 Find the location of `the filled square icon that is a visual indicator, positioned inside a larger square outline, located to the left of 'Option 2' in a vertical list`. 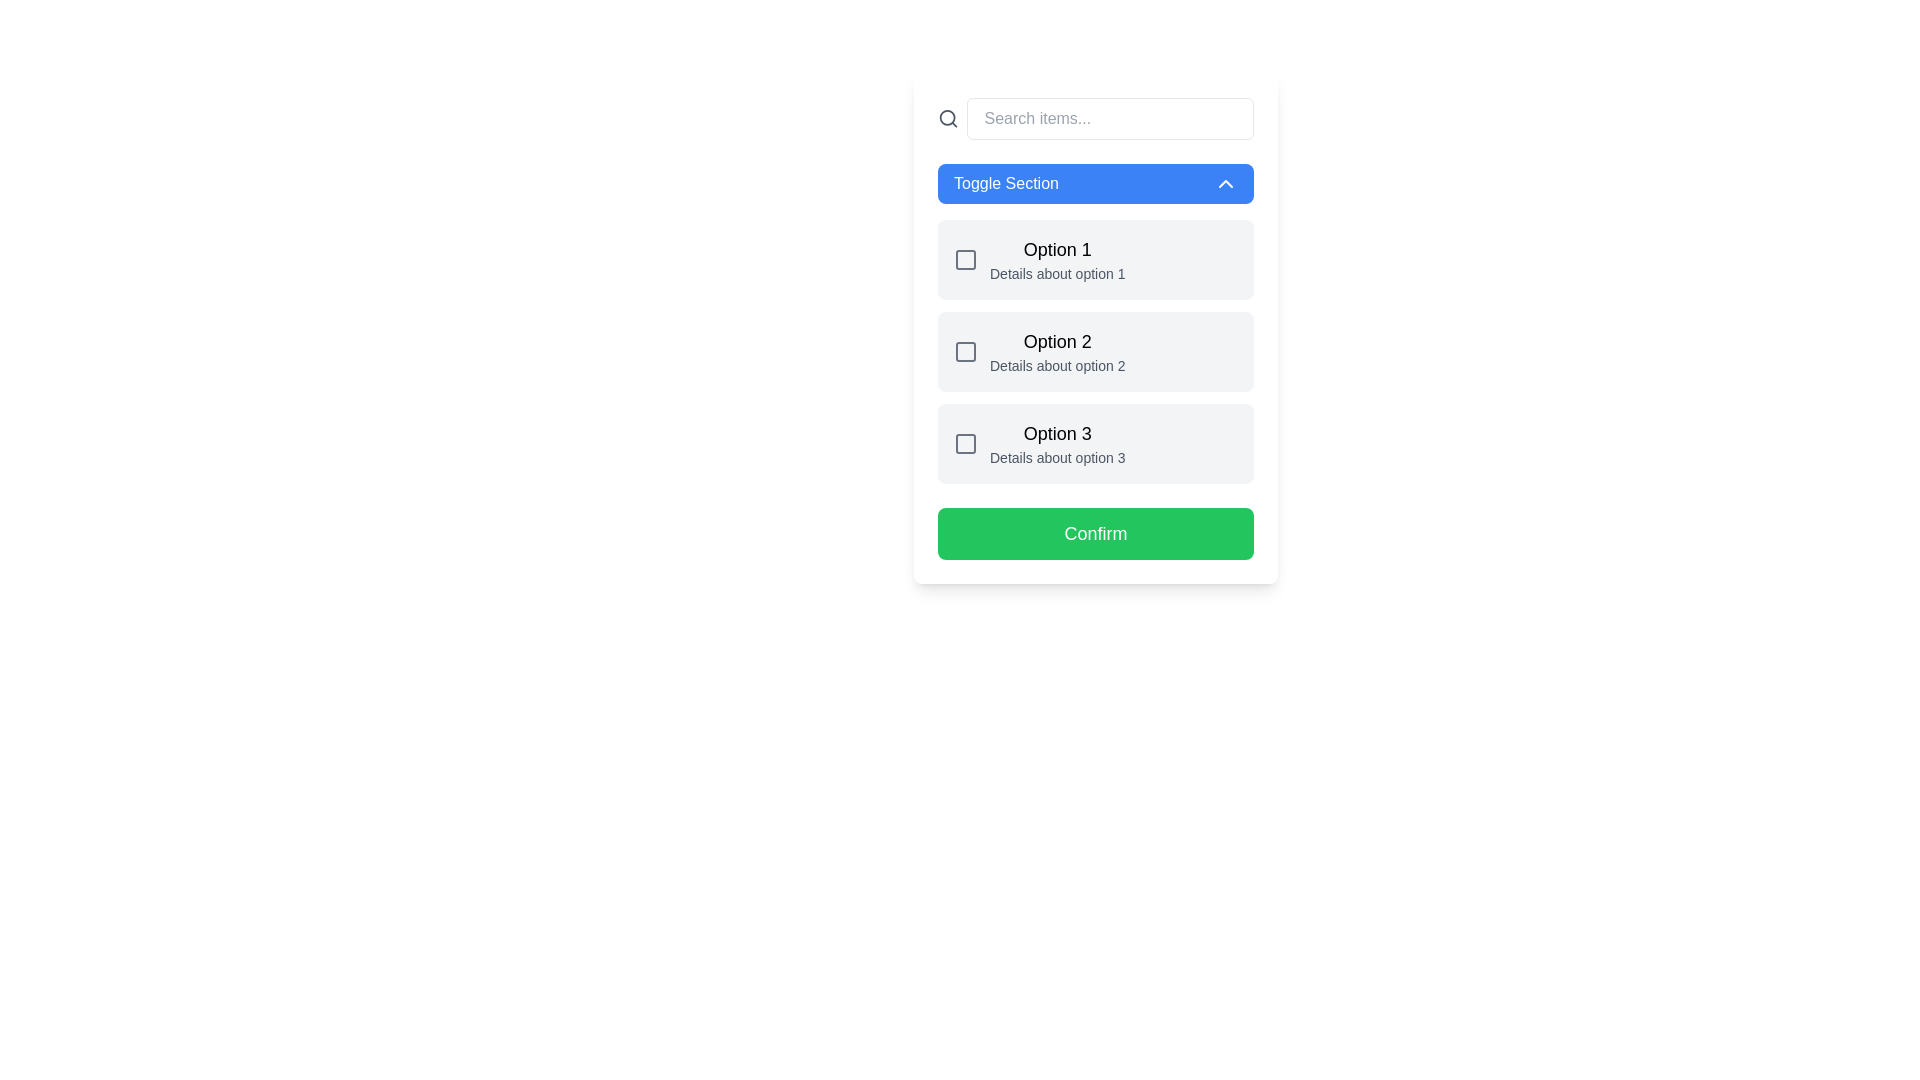

the filled square icon that is a visual indicator, positioned inside a larger square outline, located to the left of 'Option 2' in a vertical list is located at coordinates (965, 350).